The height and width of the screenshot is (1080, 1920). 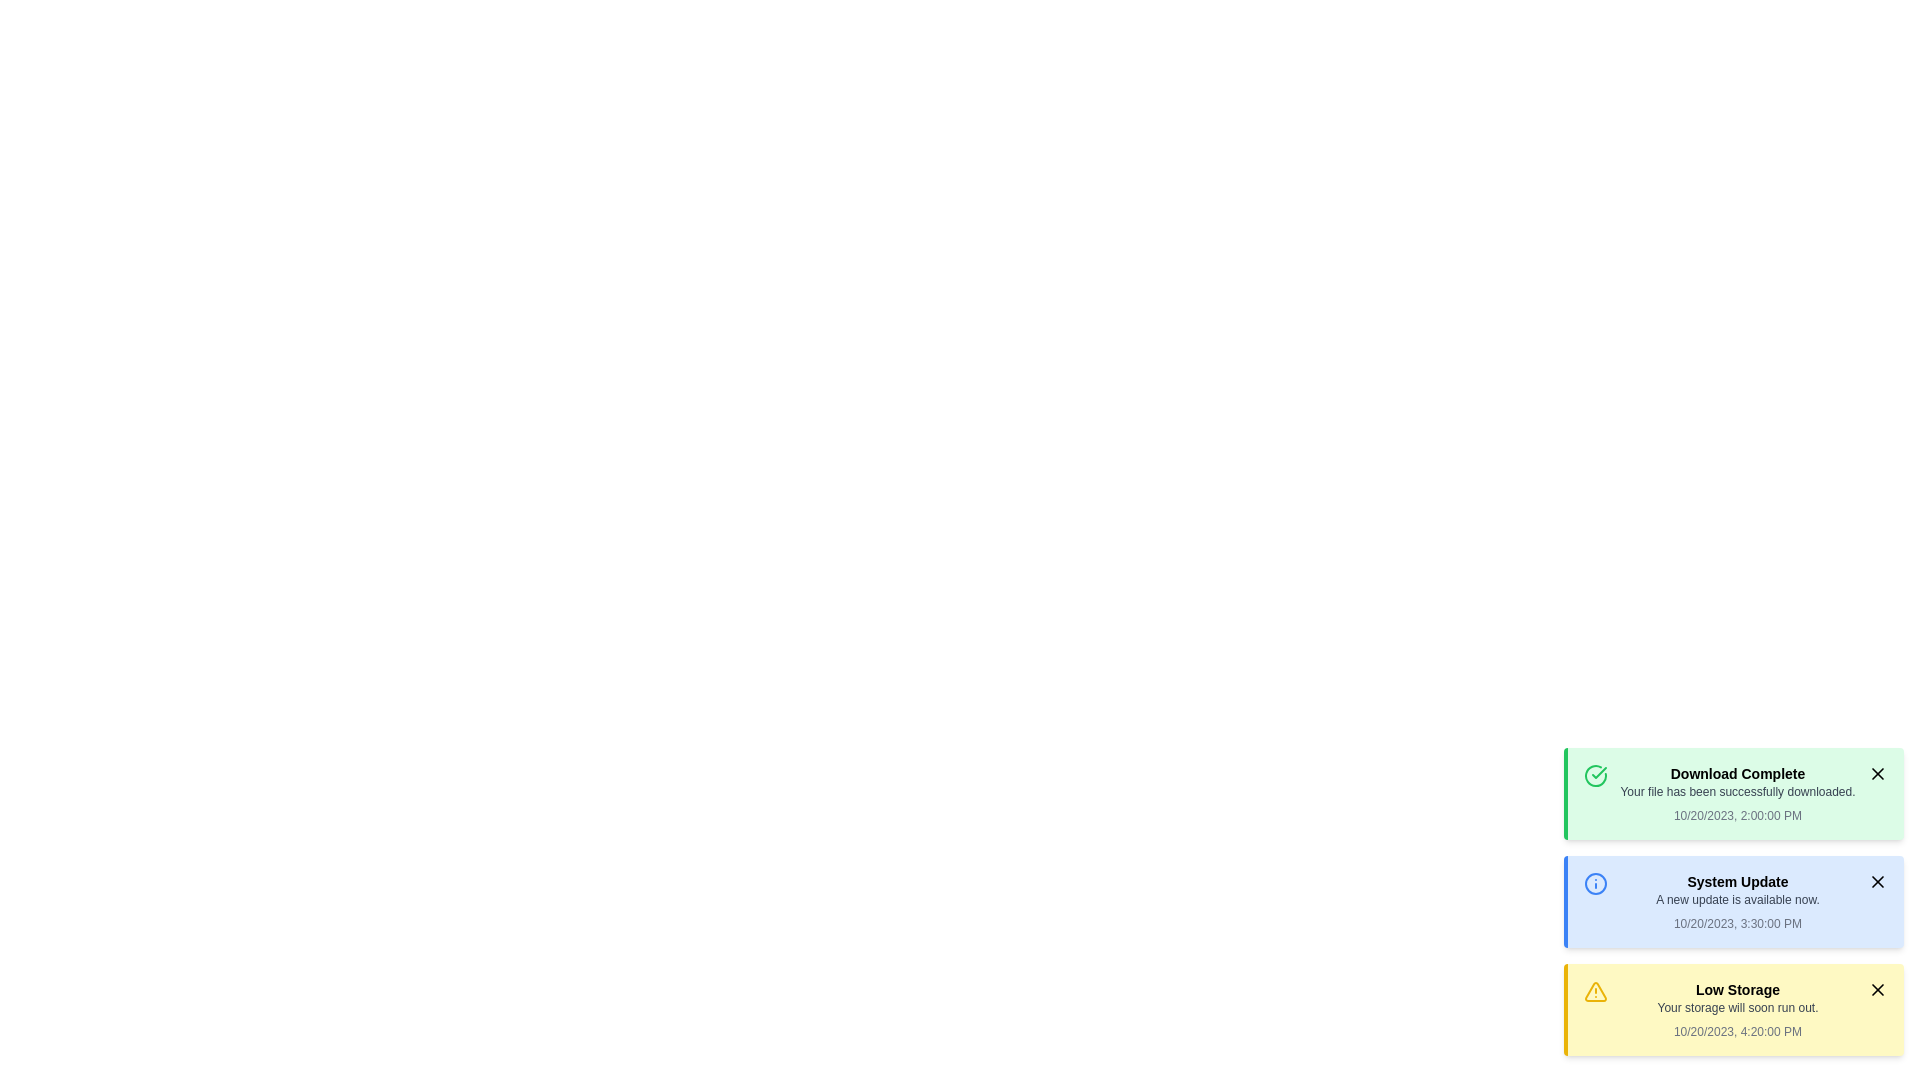 I want to click on timestamp displayed in small gray font within the 'Download Complete' notification box, located below the message 'Your file has been successfully downloaded.', so click(x=1736, y=816).